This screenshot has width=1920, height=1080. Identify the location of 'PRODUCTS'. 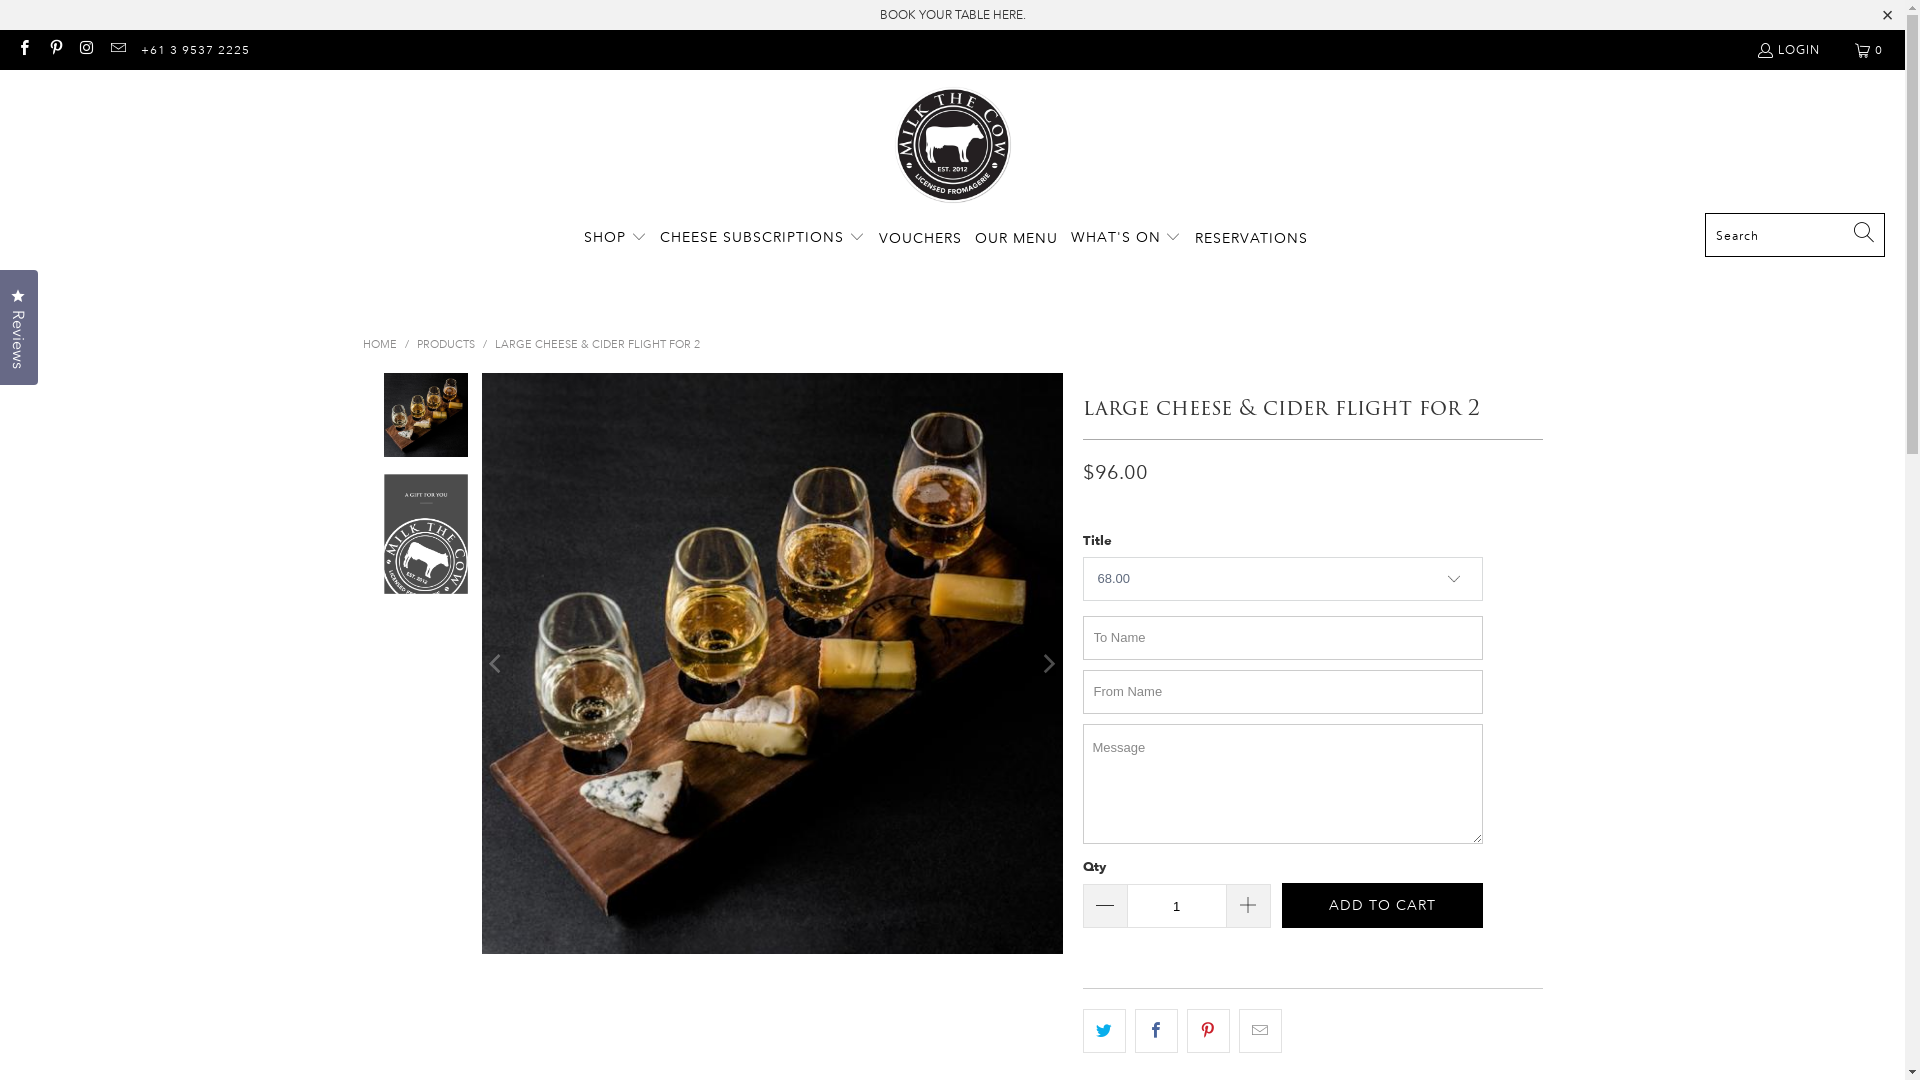
(415, 343).